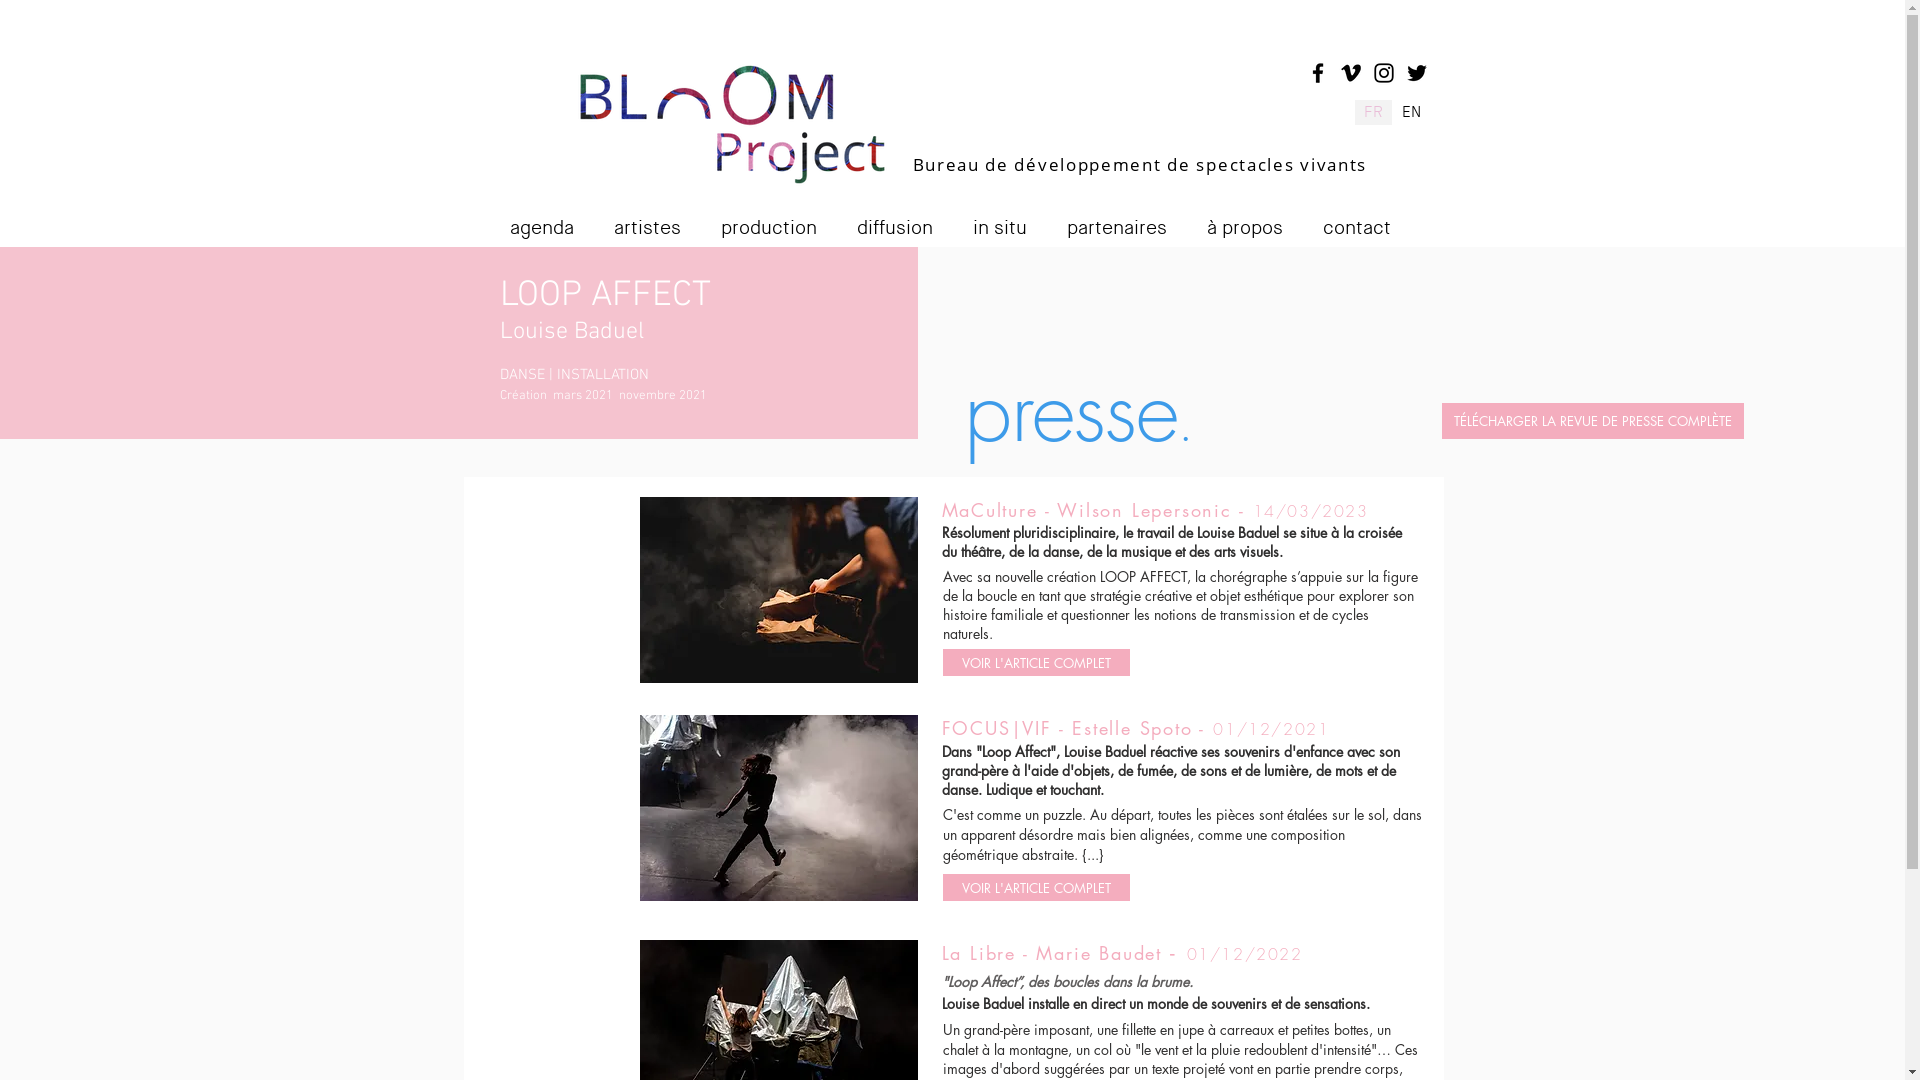 This screenshot has width=1920, height=1080. I want to click on 'LOOP AFFECT', so click(604, 296).